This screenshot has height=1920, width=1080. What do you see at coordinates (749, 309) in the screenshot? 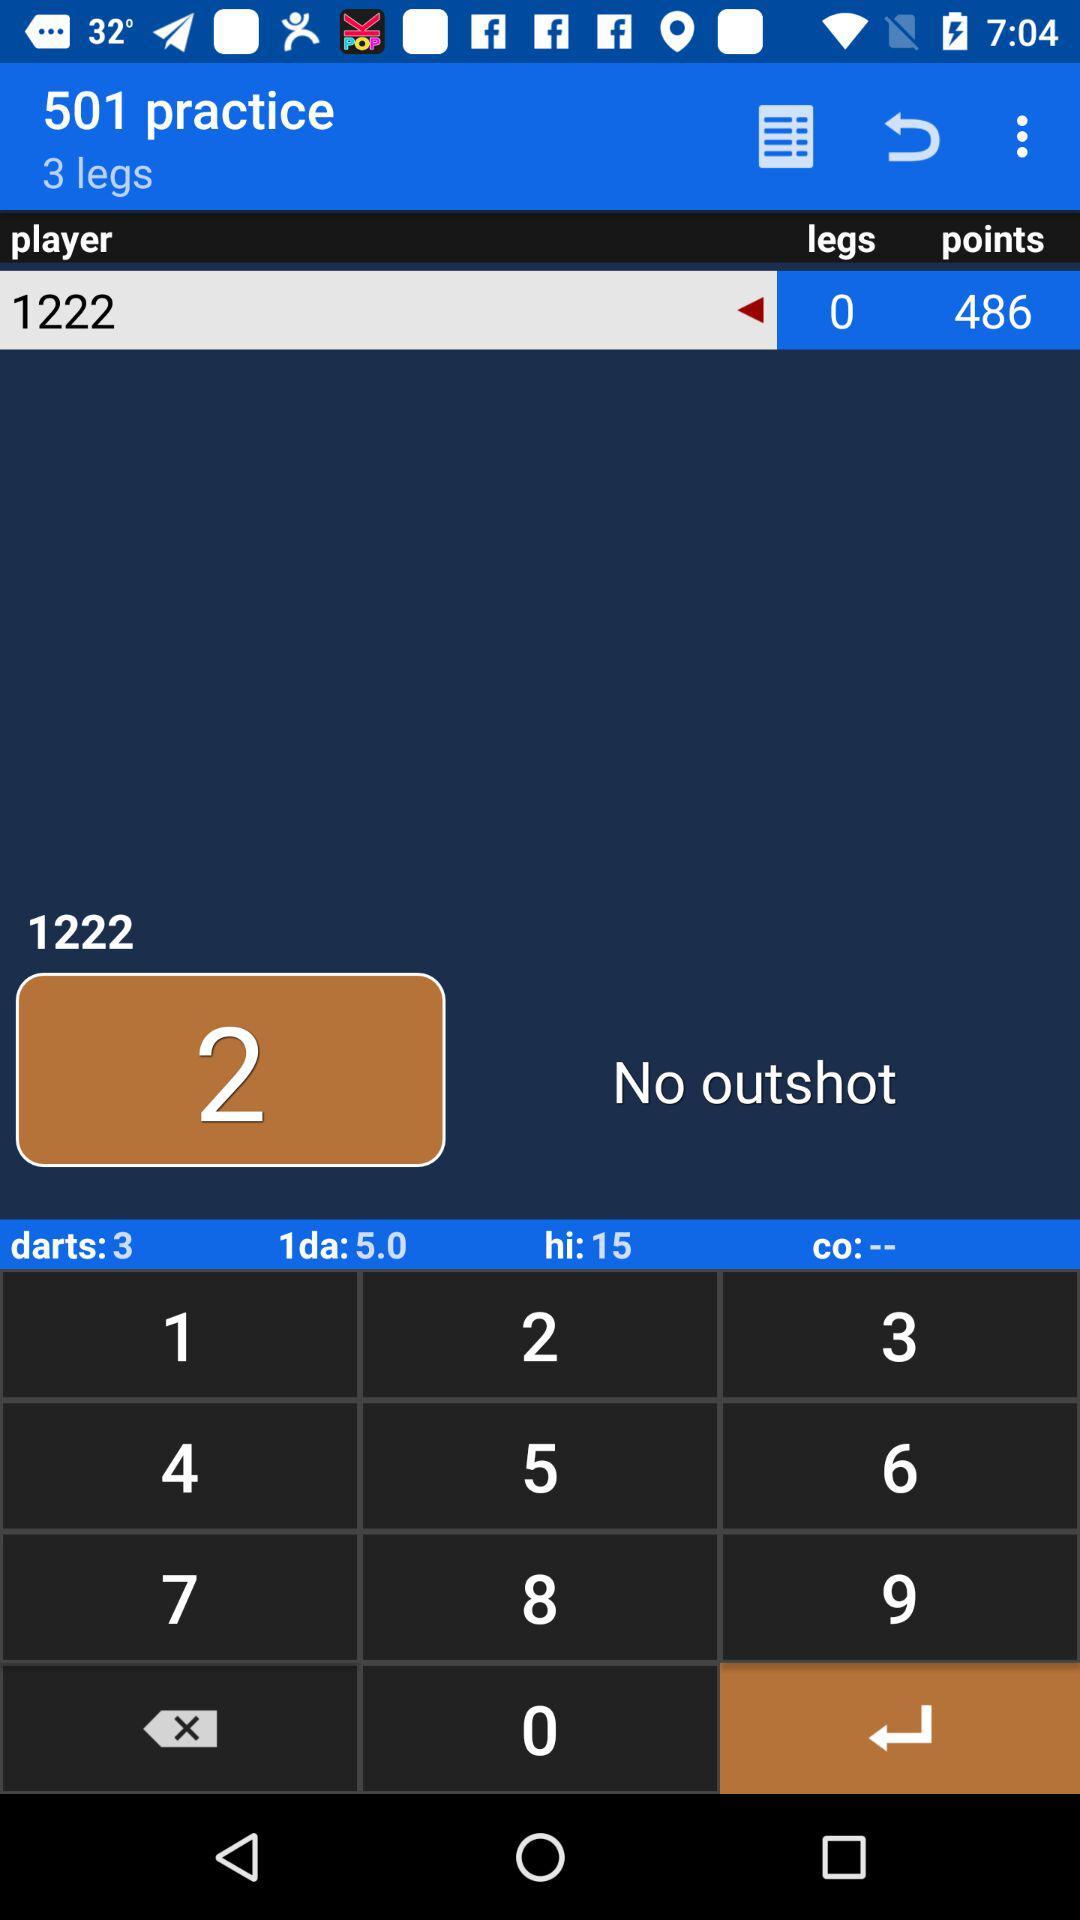
I see `icon next to the legs icon` at bounding box center [749, 309].